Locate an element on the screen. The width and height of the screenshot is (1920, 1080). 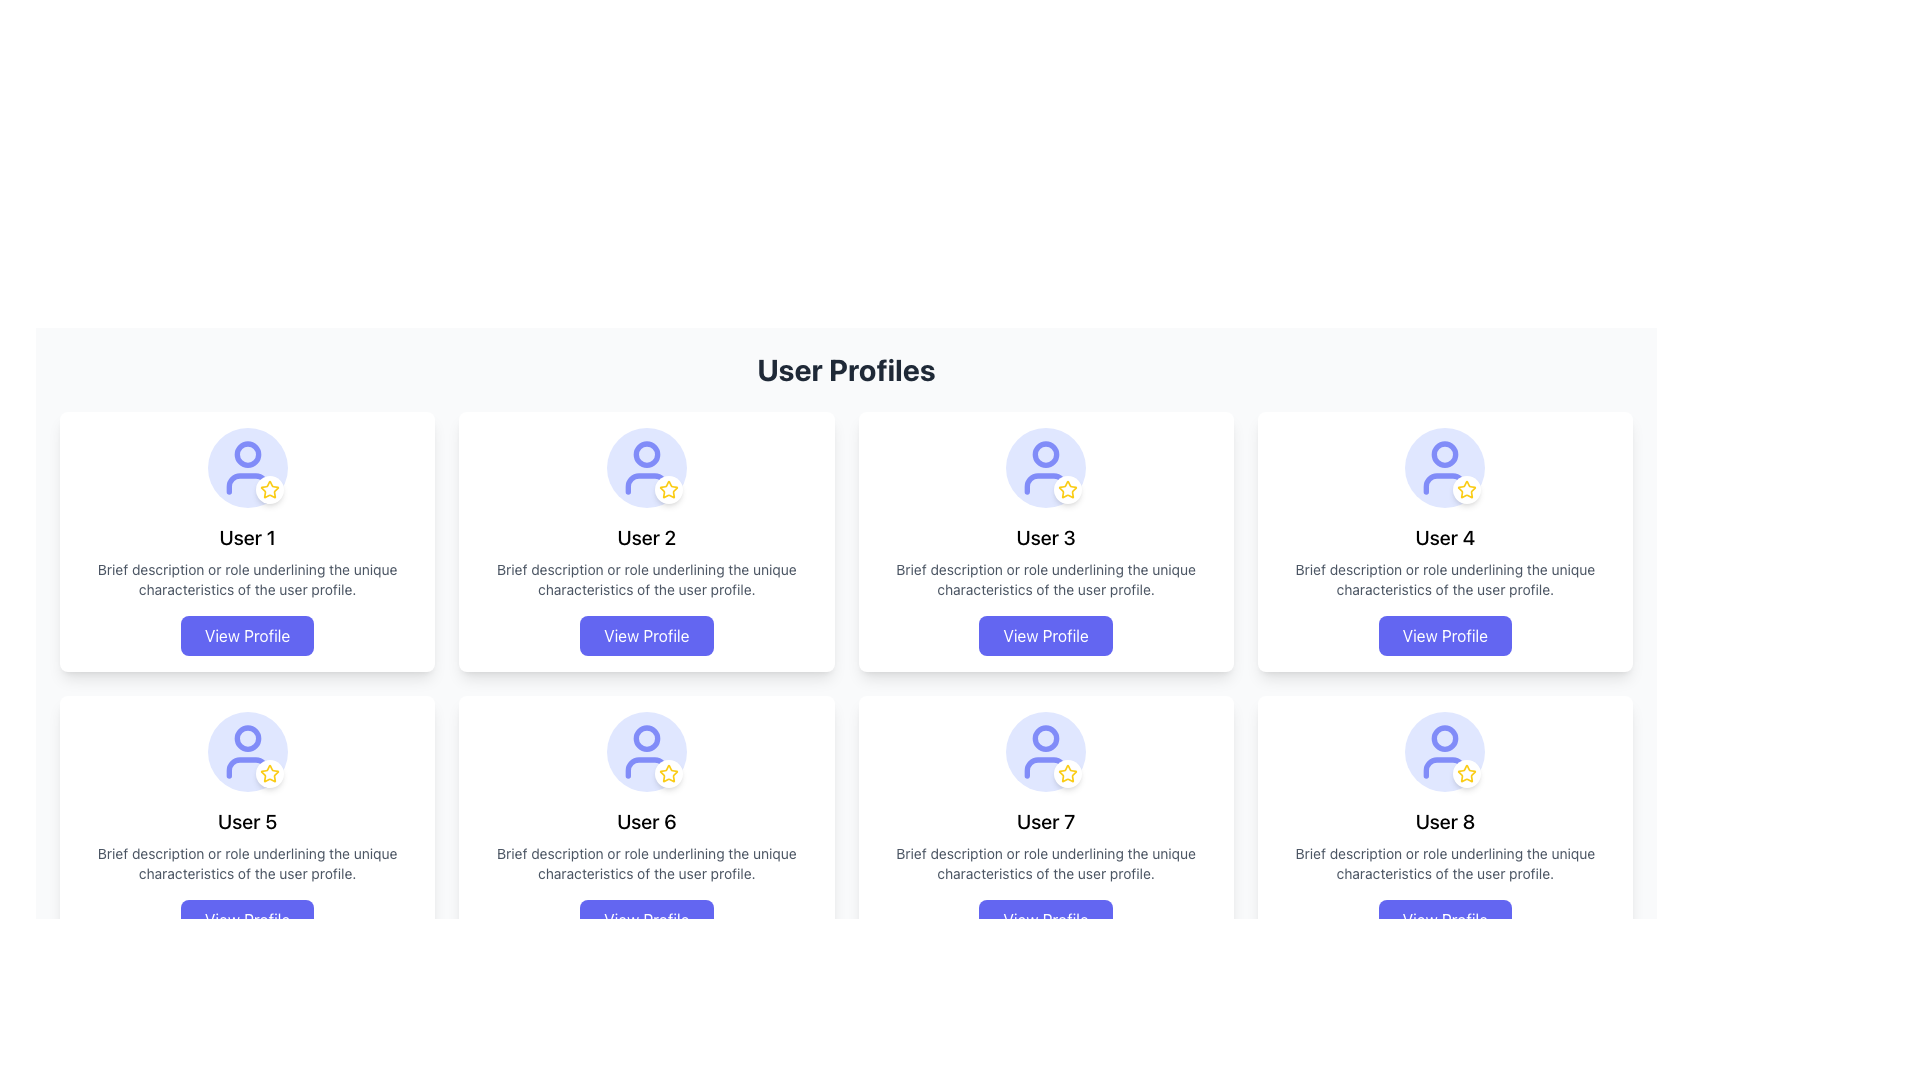
the star icon located in the bottom-right corner of the seventh user card in the layout, which is in the second row of the grid and third from the left is located at coordinates (1067, 773).